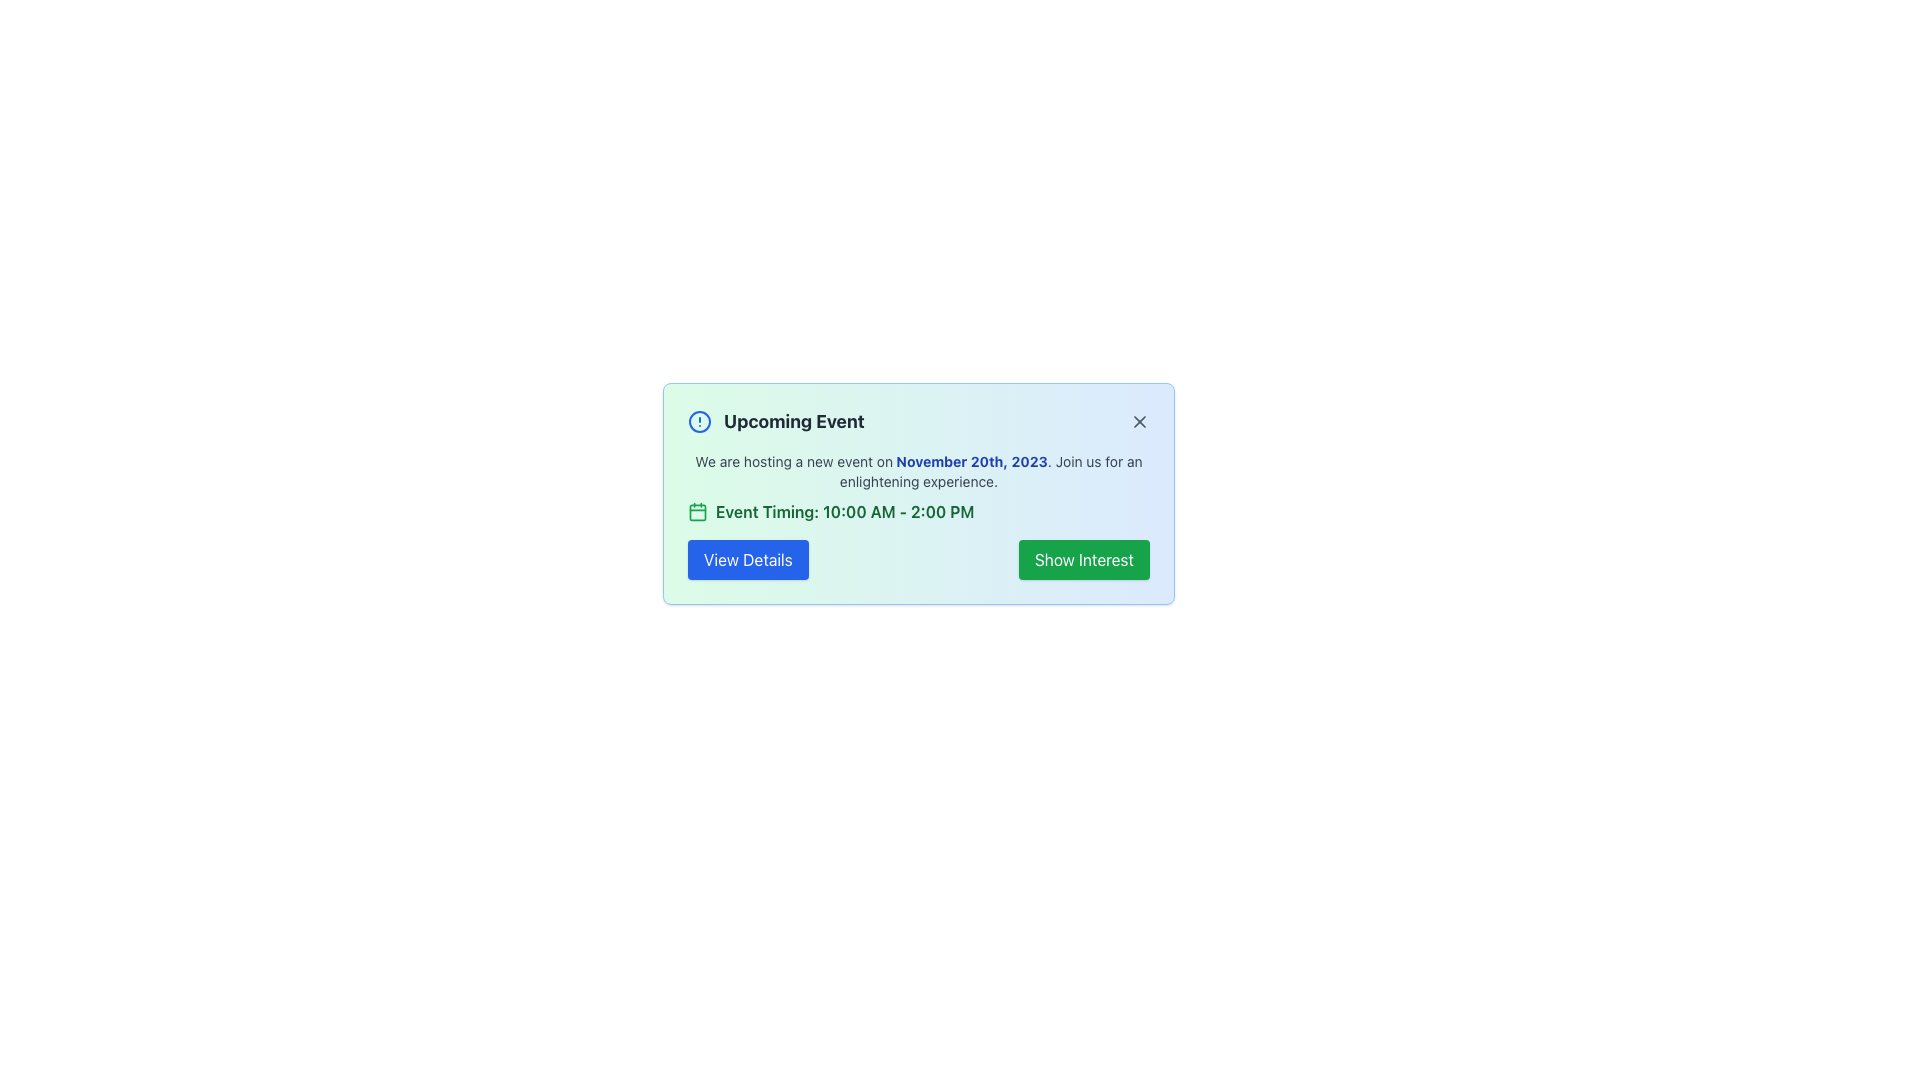 This screenshot has height=1080, width=1920. Describe the element at coordinates (700, 420) in the screenshot. I see `the alert or notification indicator icon that is positioned to the left of the text 'Upcoming Event'` at that location.